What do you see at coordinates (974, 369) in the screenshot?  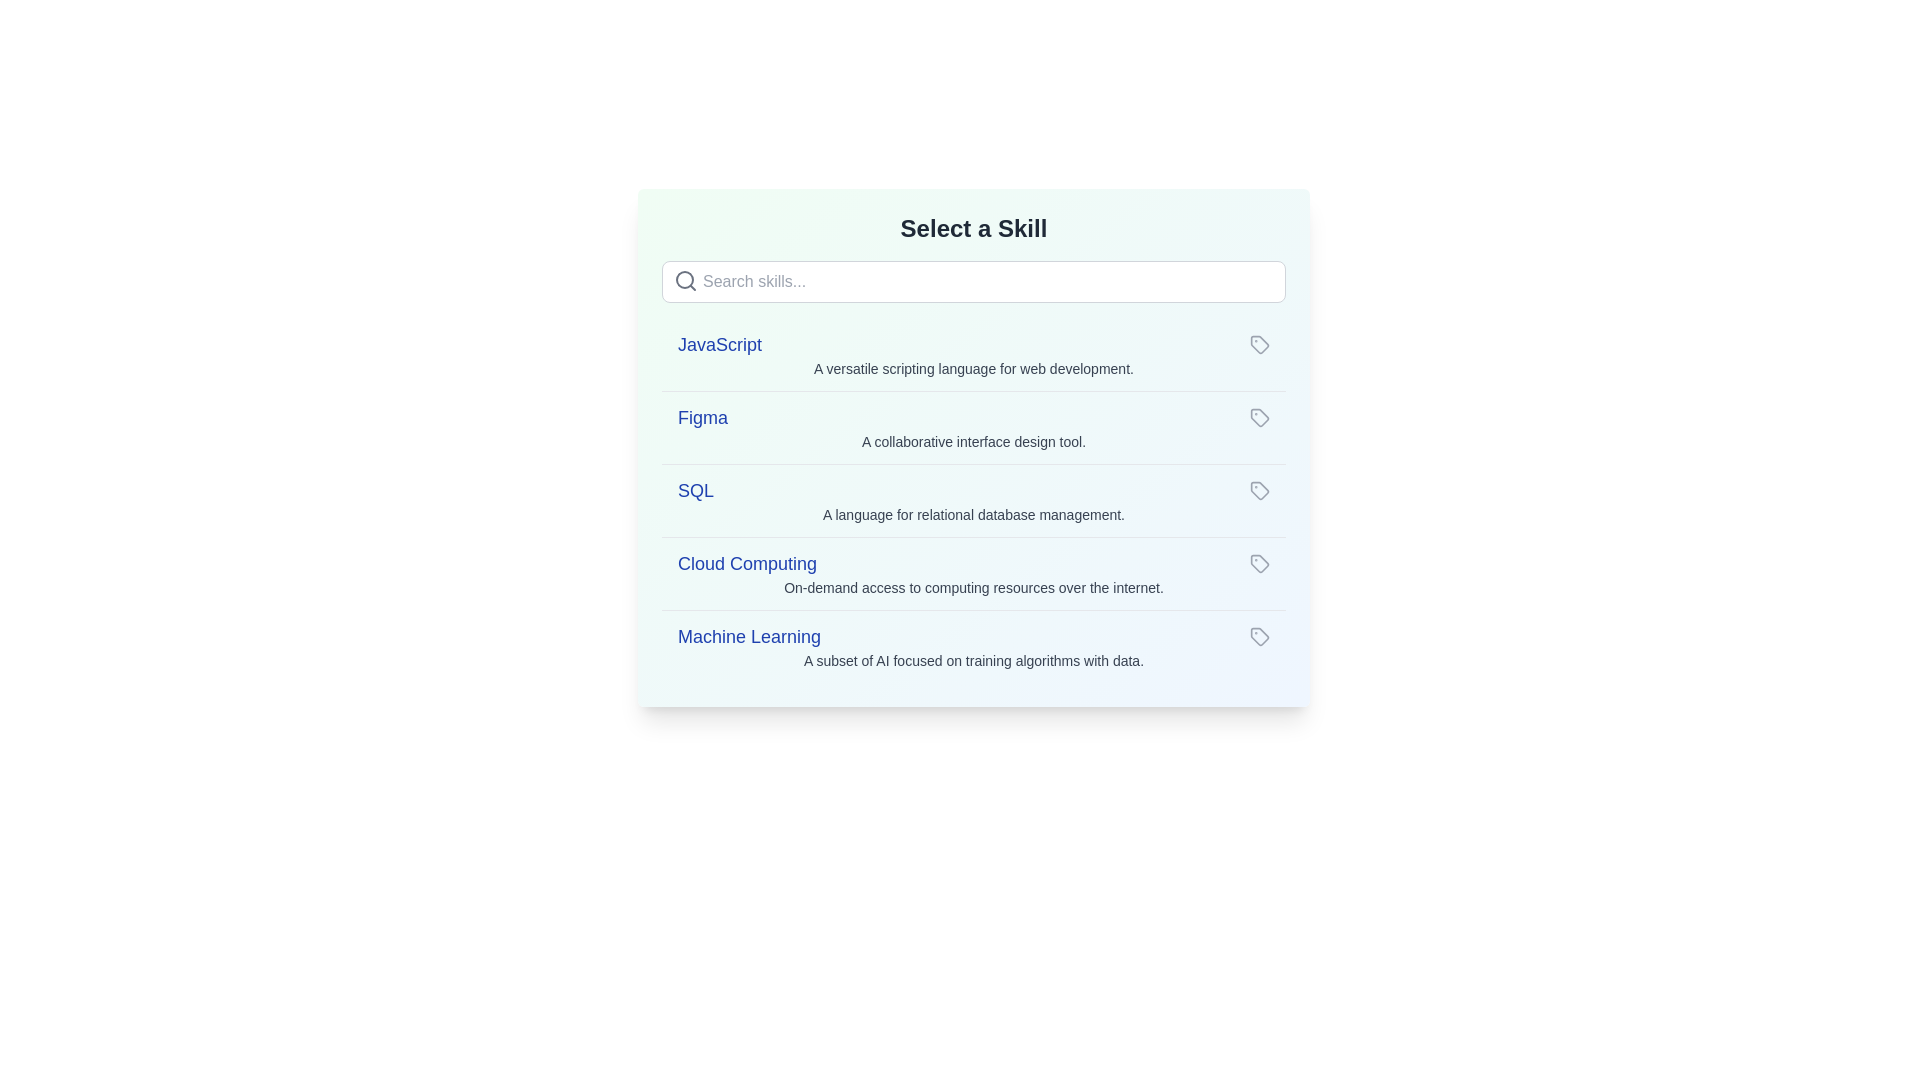 I see `the text label displaying 'A versatile scripting language for web development.' which is located beneath the bold blue title 'JavaScript.'` at bounding box center [974, 369].